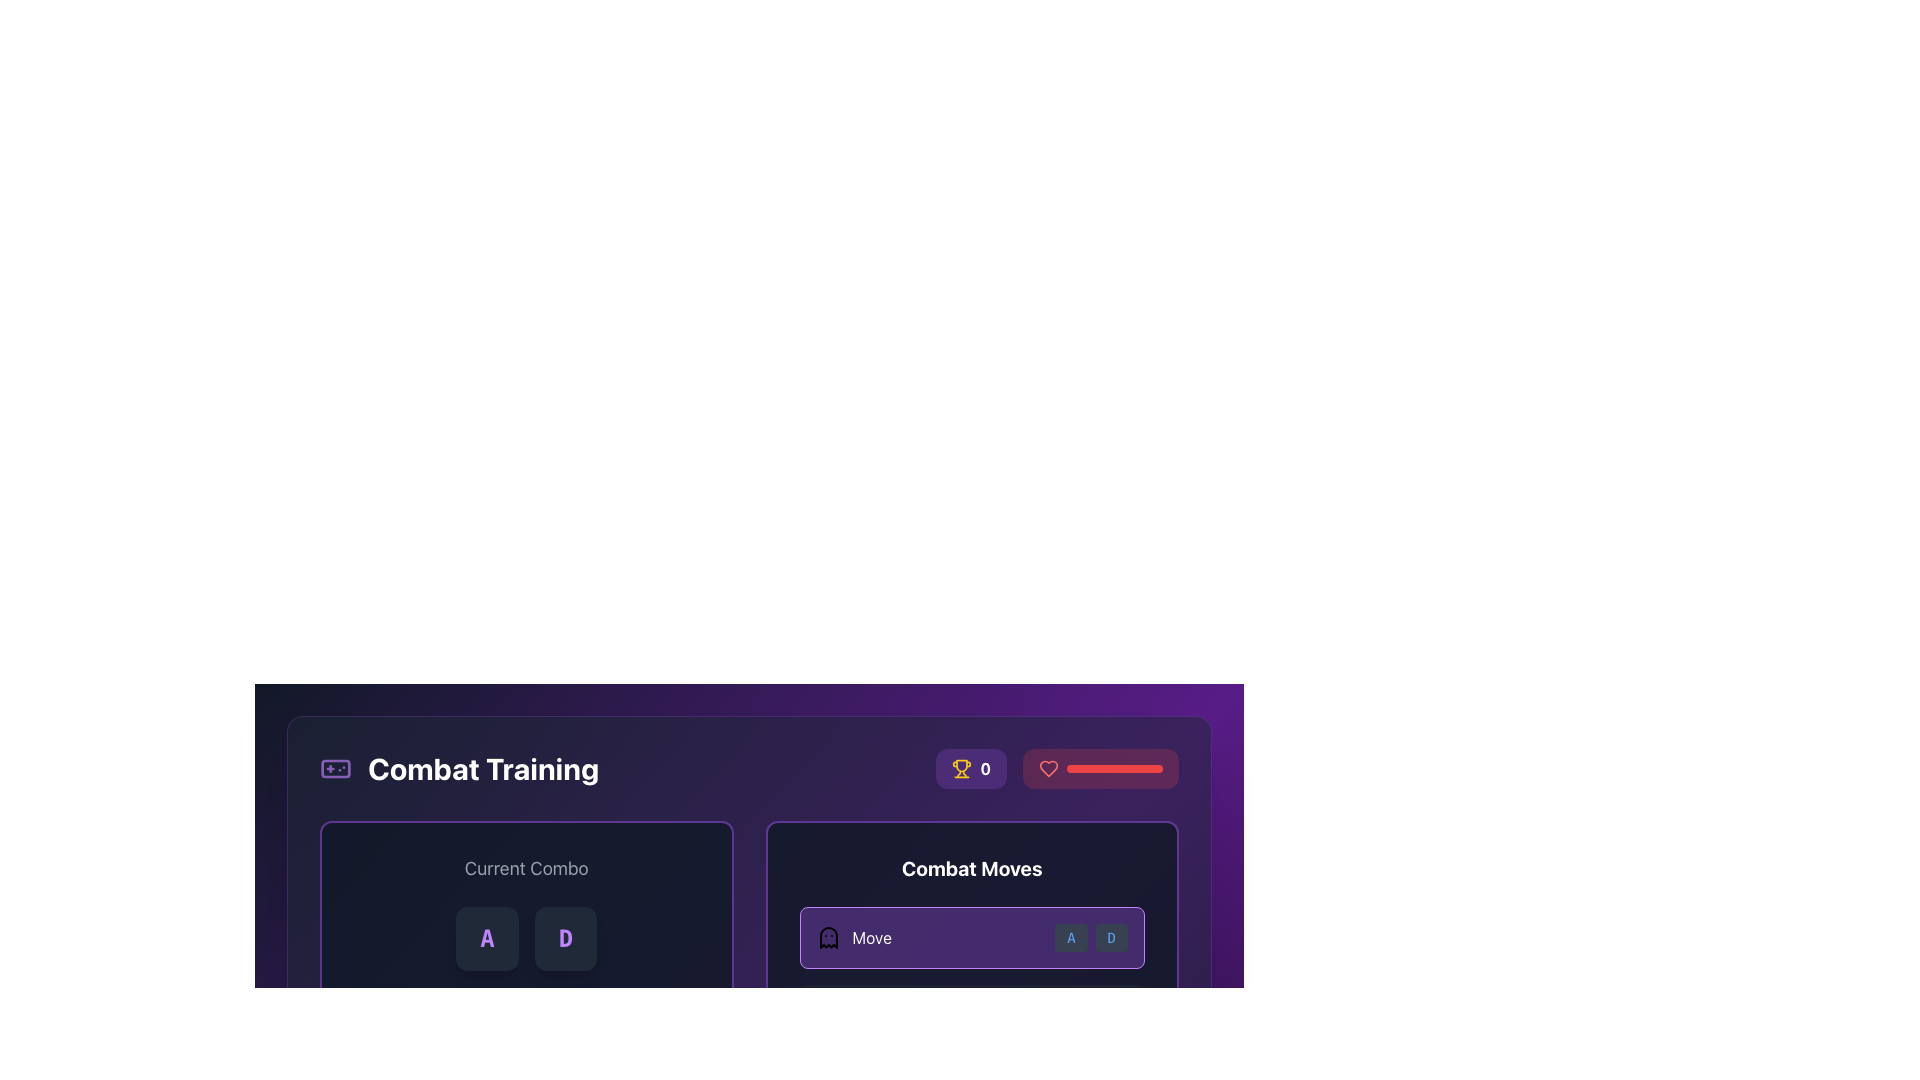 The width and height of the screenshot is (1920, 1080). What do you see at coordinates (1056, 767) in the screenshot?
I see `the red rectangular progress bar with rounded edges that features a pink heart icon on its left side, located in the top-right corner of the 'Combat Training' card` at bounding box center [1056, 767].